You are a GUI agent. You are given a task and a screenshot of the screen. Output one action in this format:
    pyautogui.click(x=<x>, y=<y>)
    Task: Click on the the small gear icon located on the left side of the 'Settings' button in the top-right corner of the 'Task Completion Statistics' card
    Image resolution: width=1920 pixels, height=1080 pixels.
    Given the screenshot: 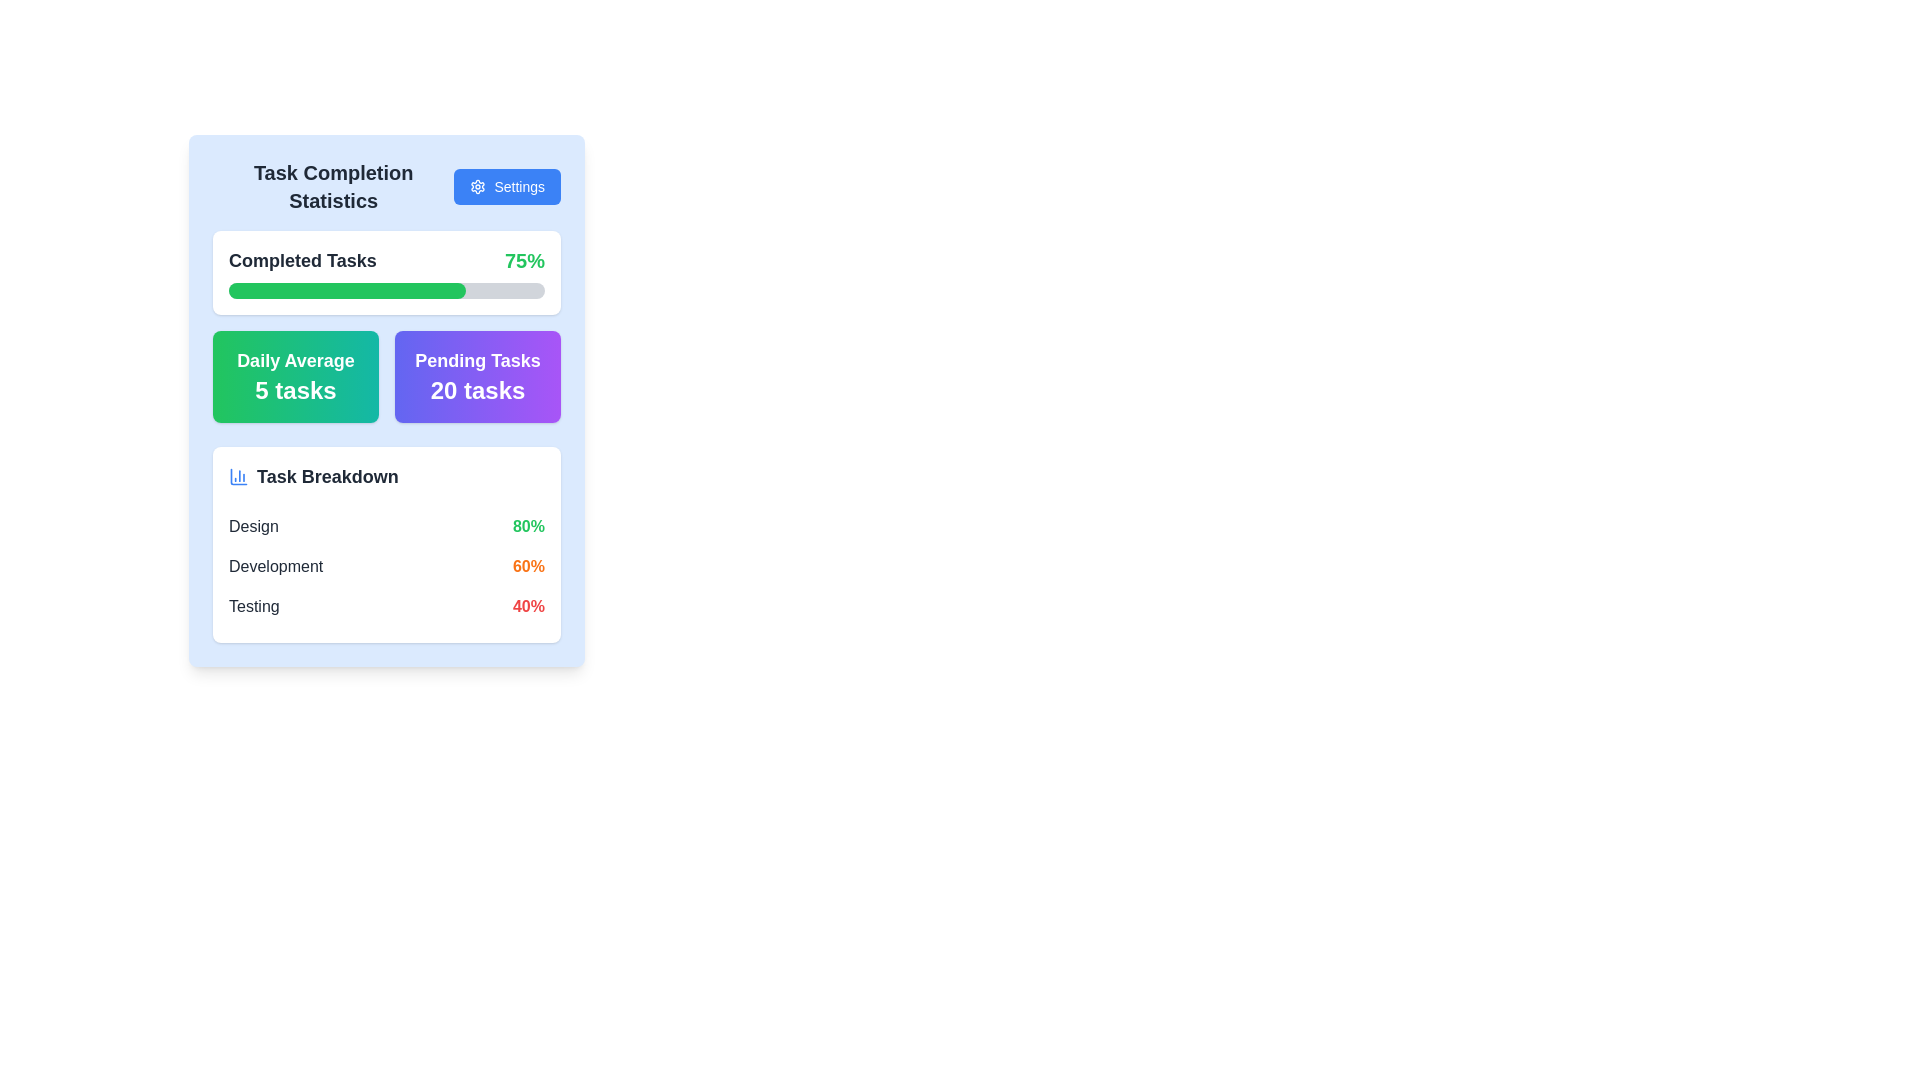 What is the action you would take?
    pyautogui.click(x=477, y=186)
    